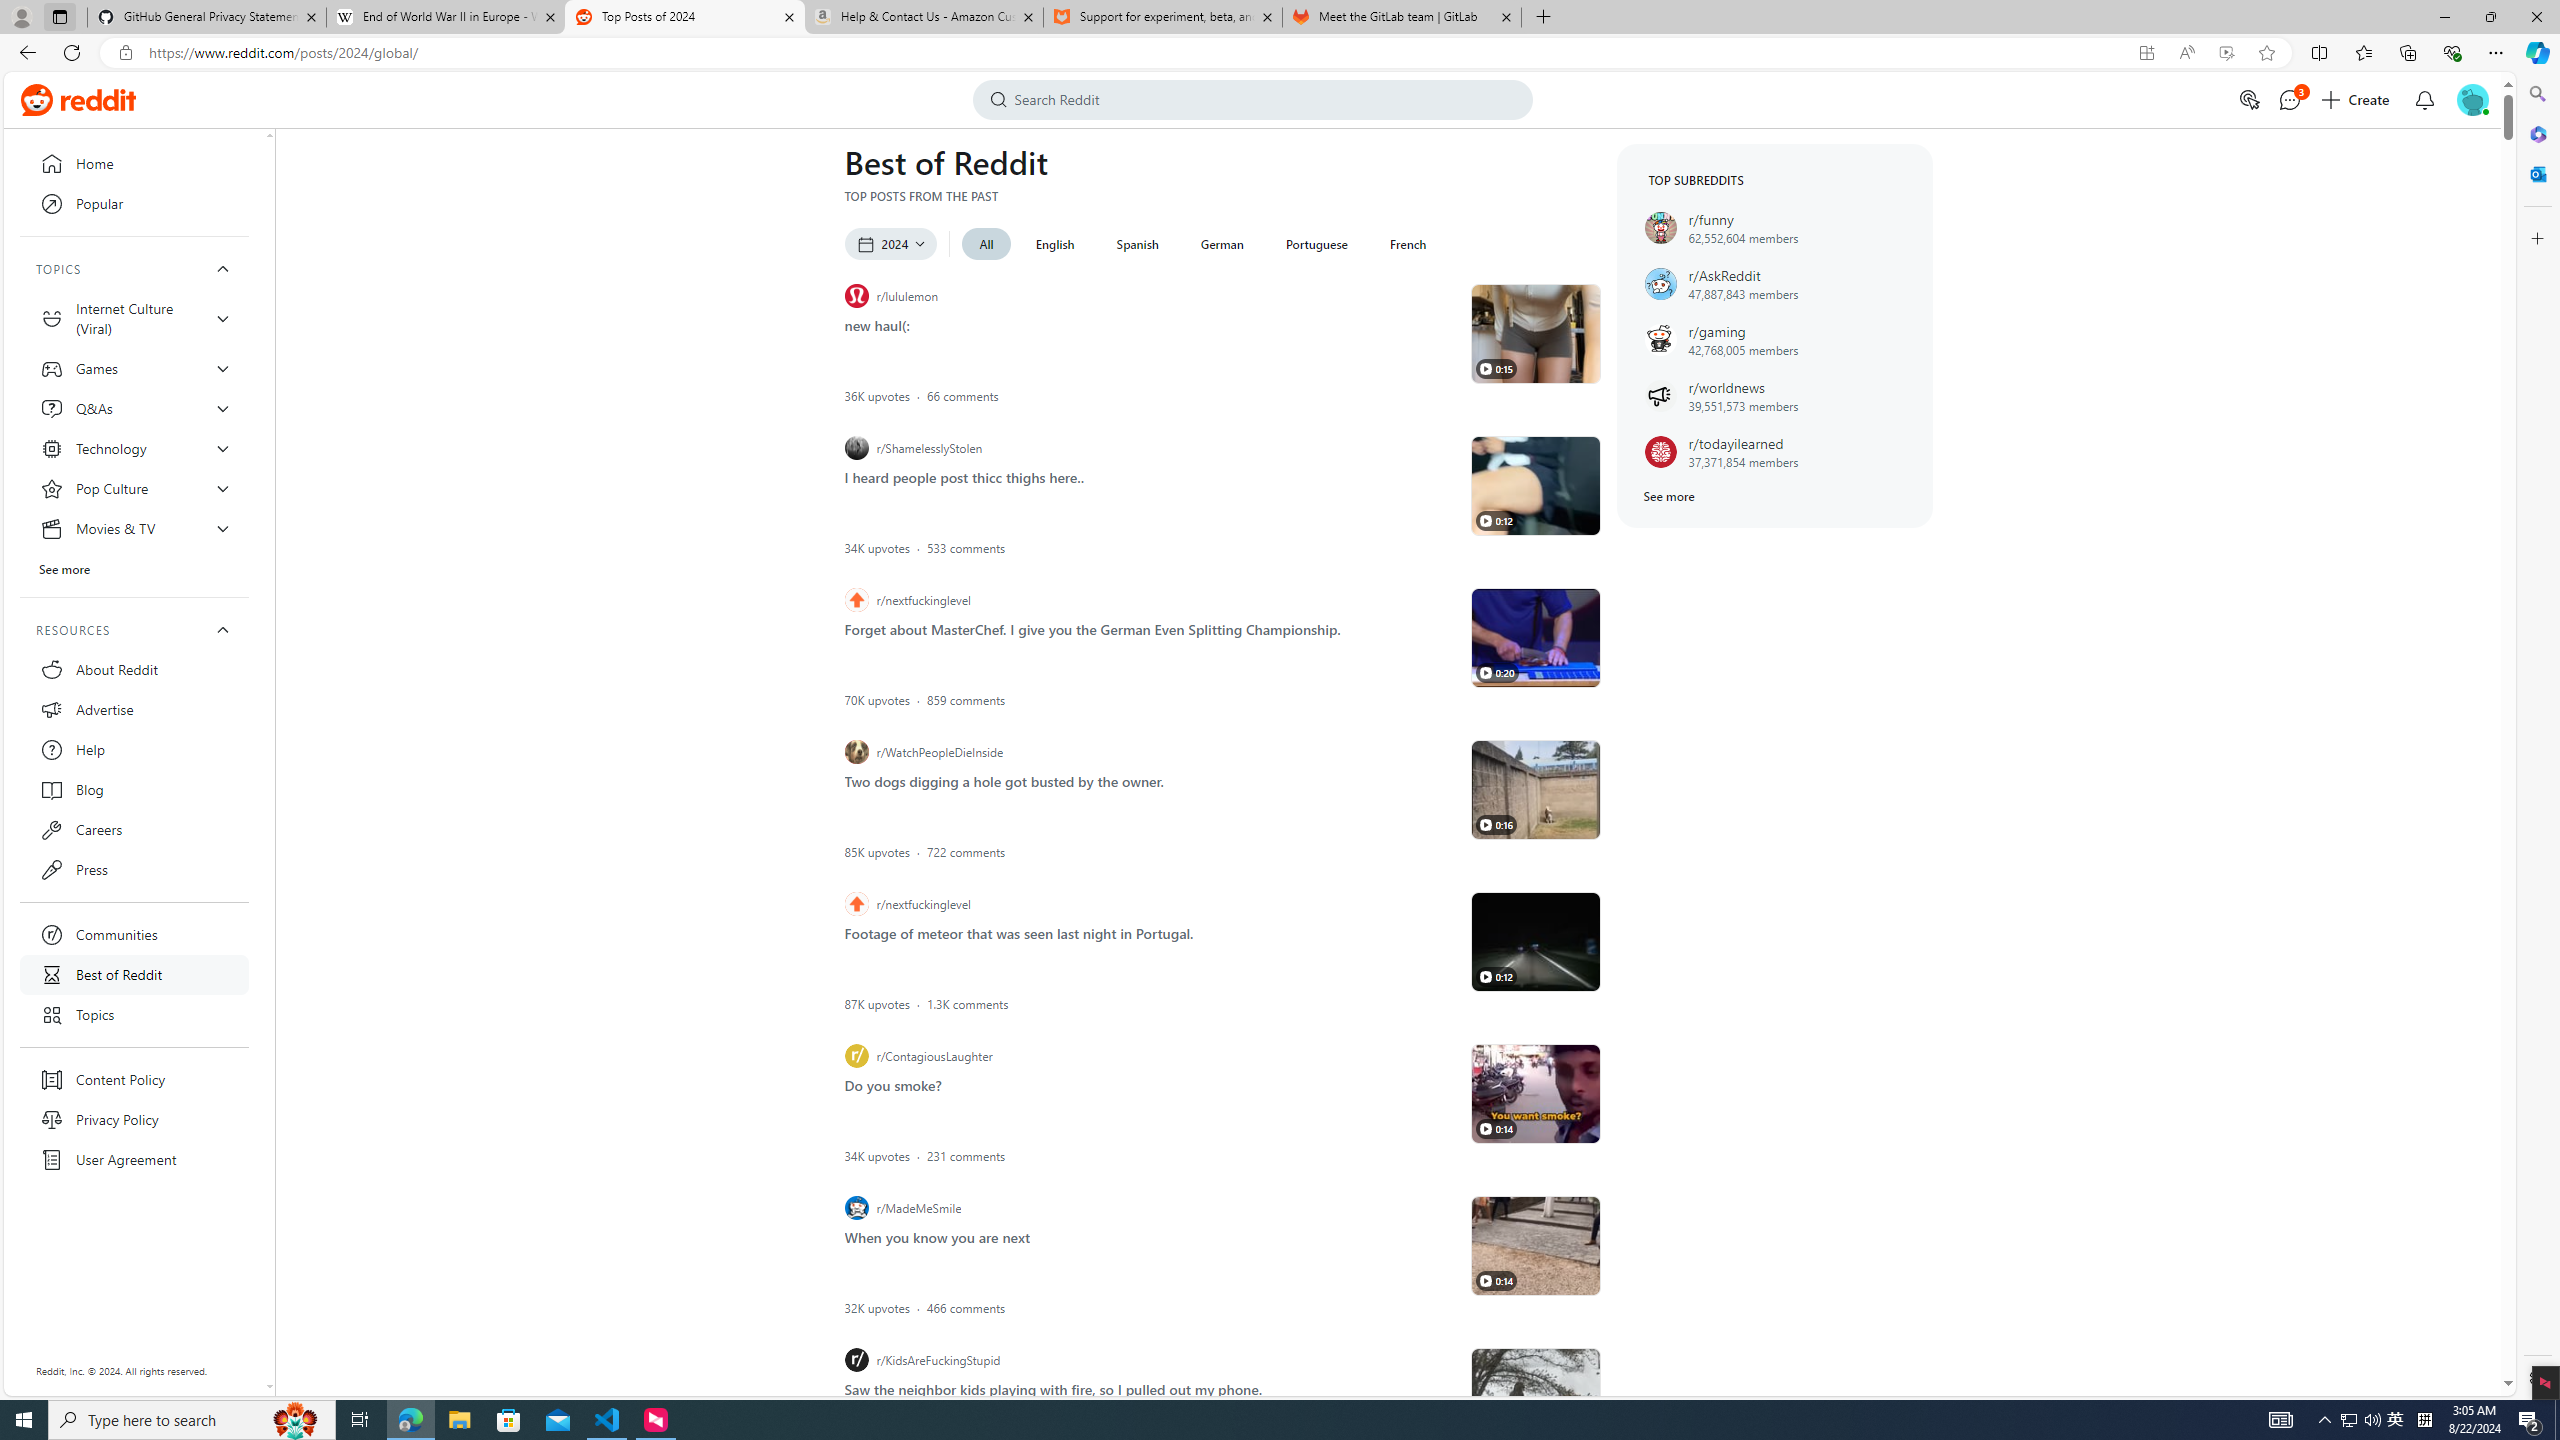  I want to click on 'Open chat', so click(2287, 99).